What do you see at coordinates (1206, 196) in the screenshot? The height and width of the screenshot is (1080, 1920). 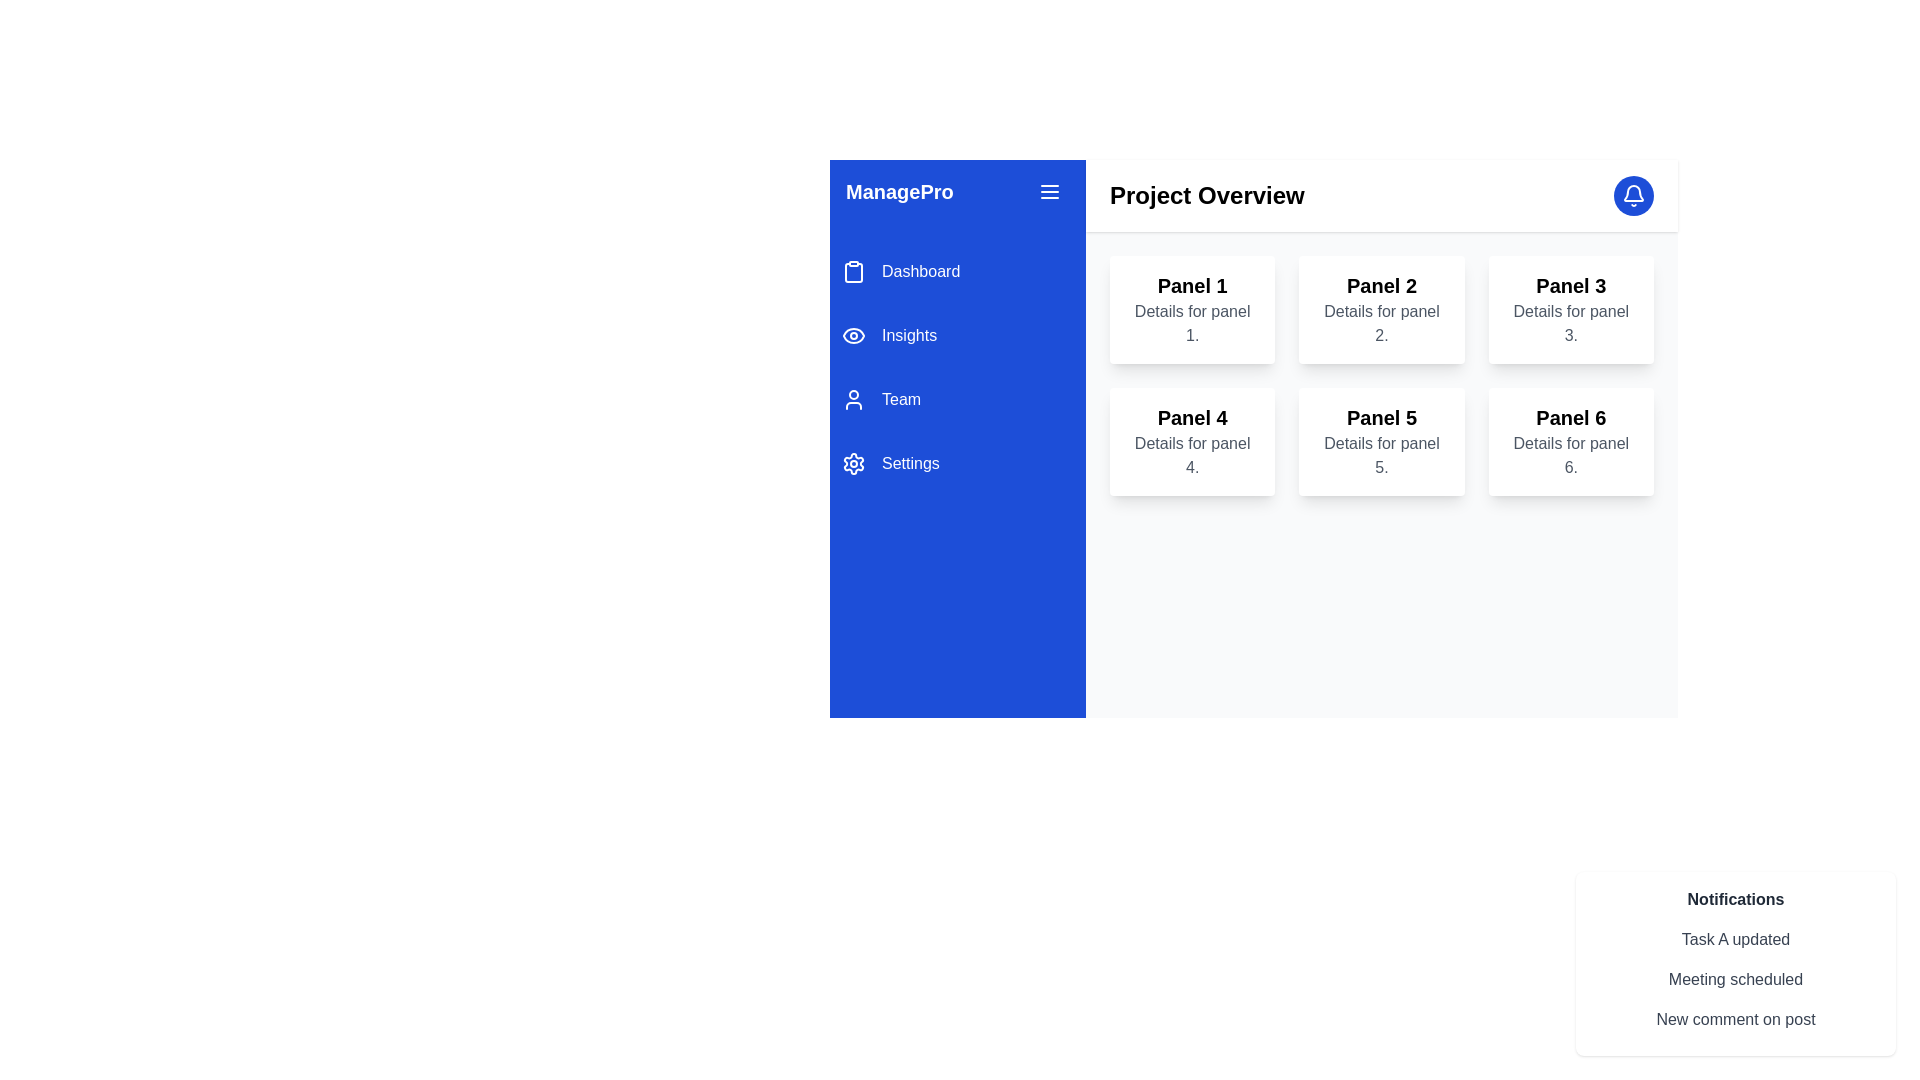 I see `header text located at the upper left section of the project overview page or dashboard interface` at bounding box center [1206, 196].